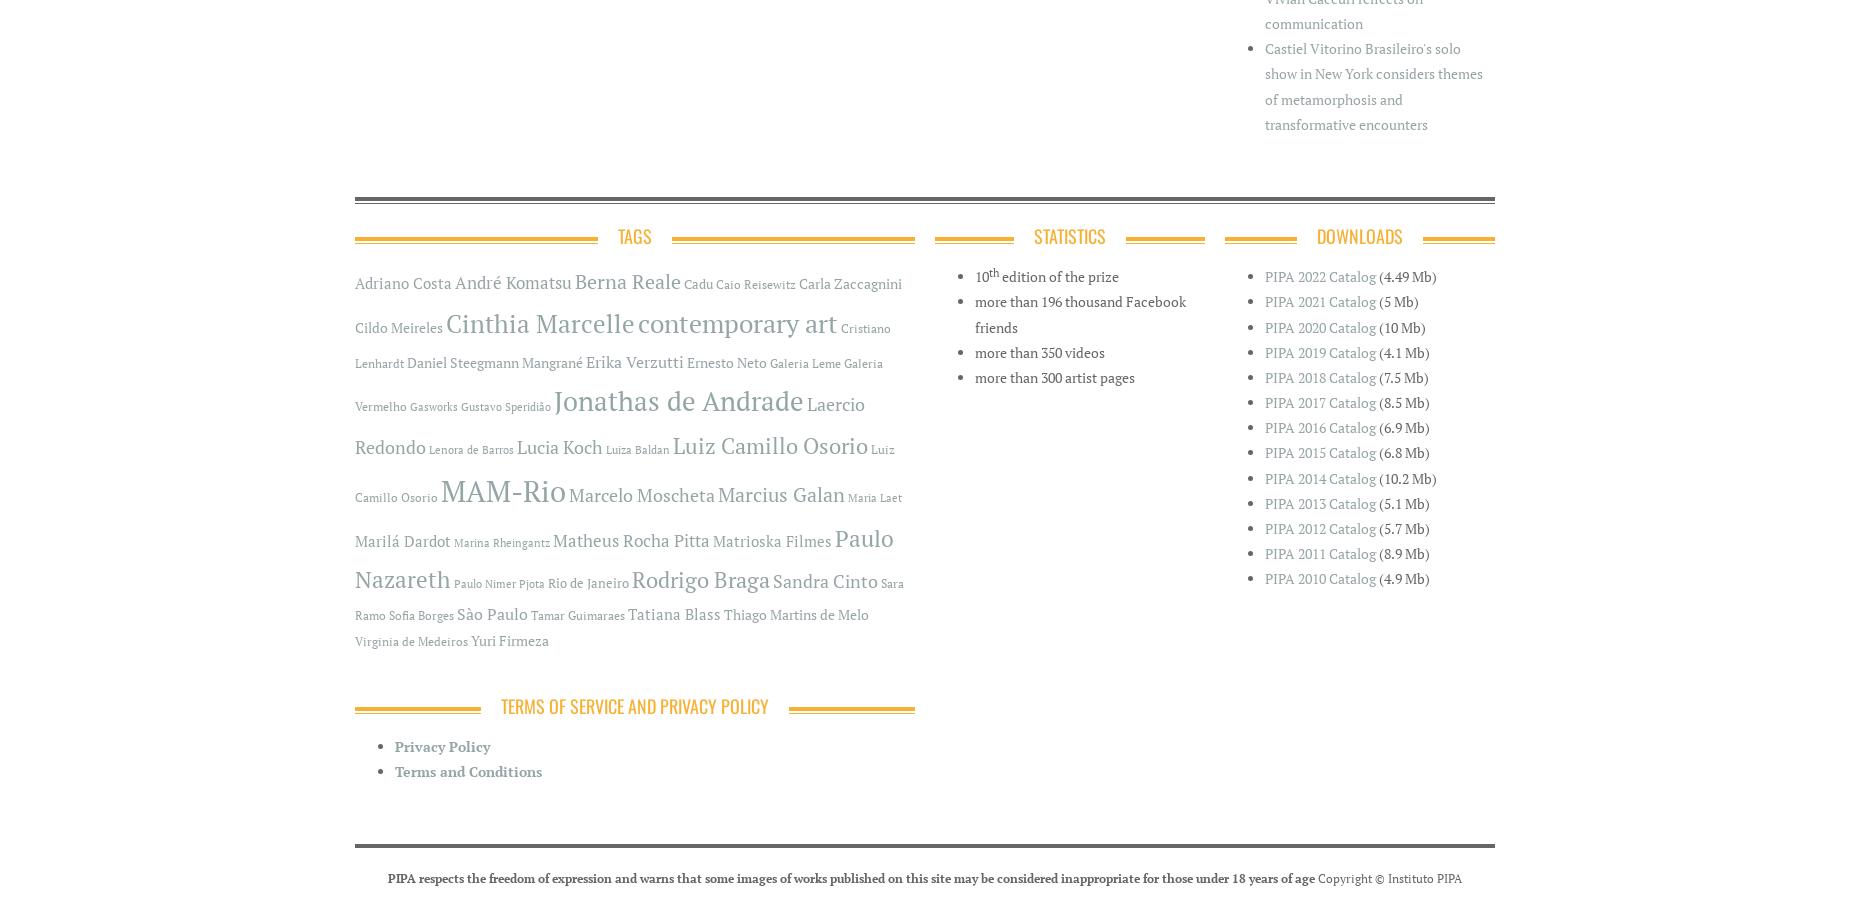 The image size is (1850, 920). What do you see at coordinates (631, 540) in the screenshot?
I see `'Matheus Rocha Pitta'` at bounding box center [631, 540].